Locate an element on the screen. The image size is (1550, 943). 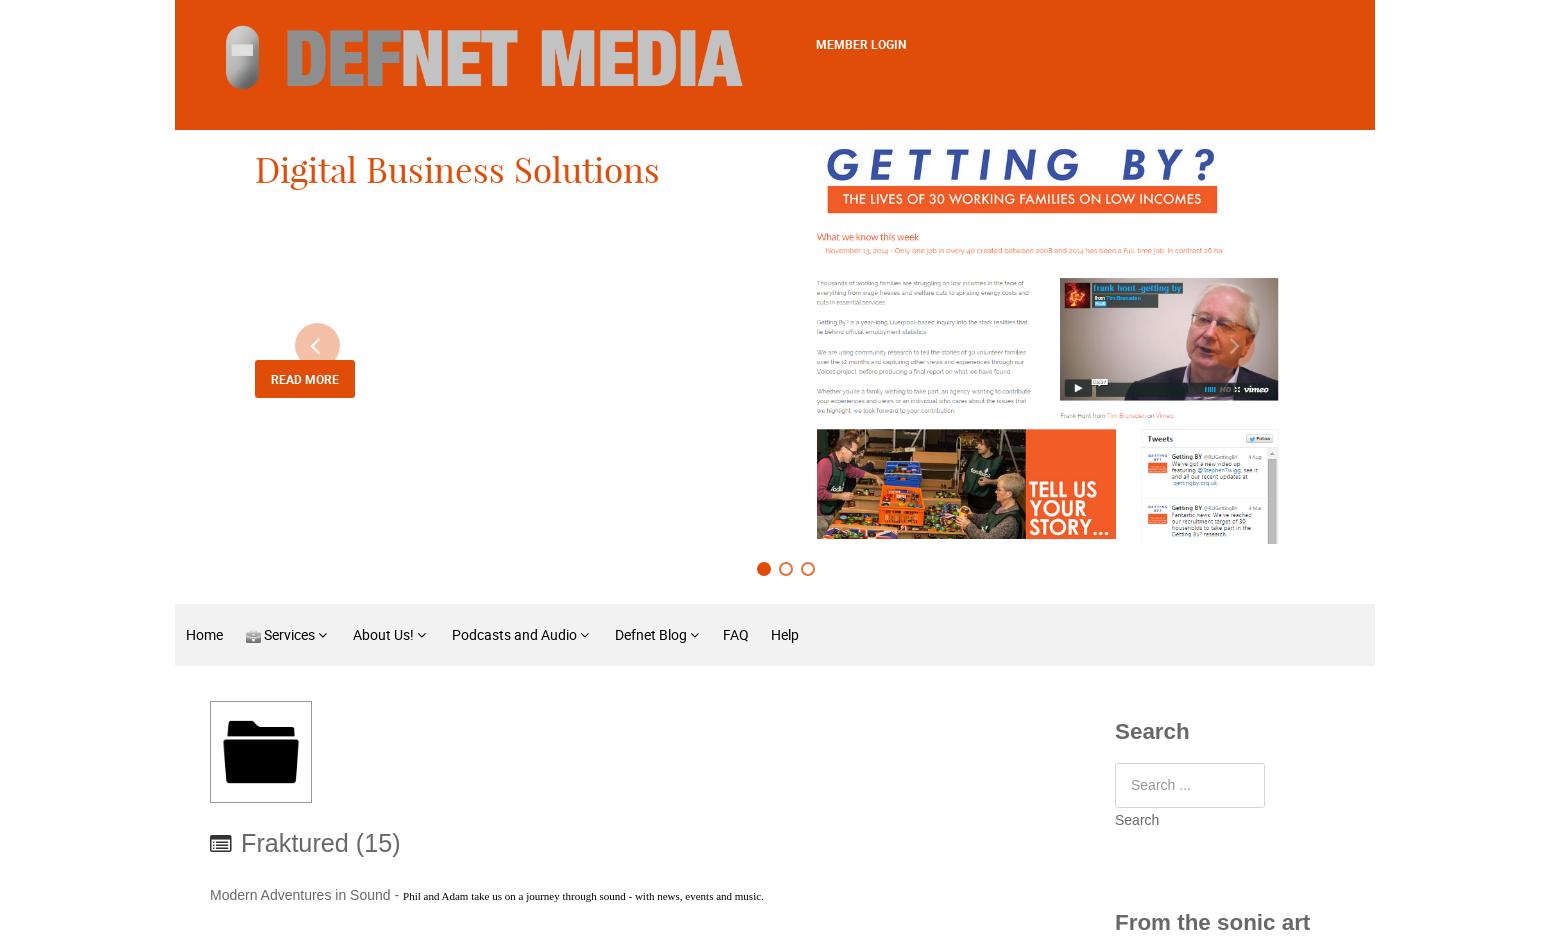
'About Us!' is located at coordinates (384, 634).